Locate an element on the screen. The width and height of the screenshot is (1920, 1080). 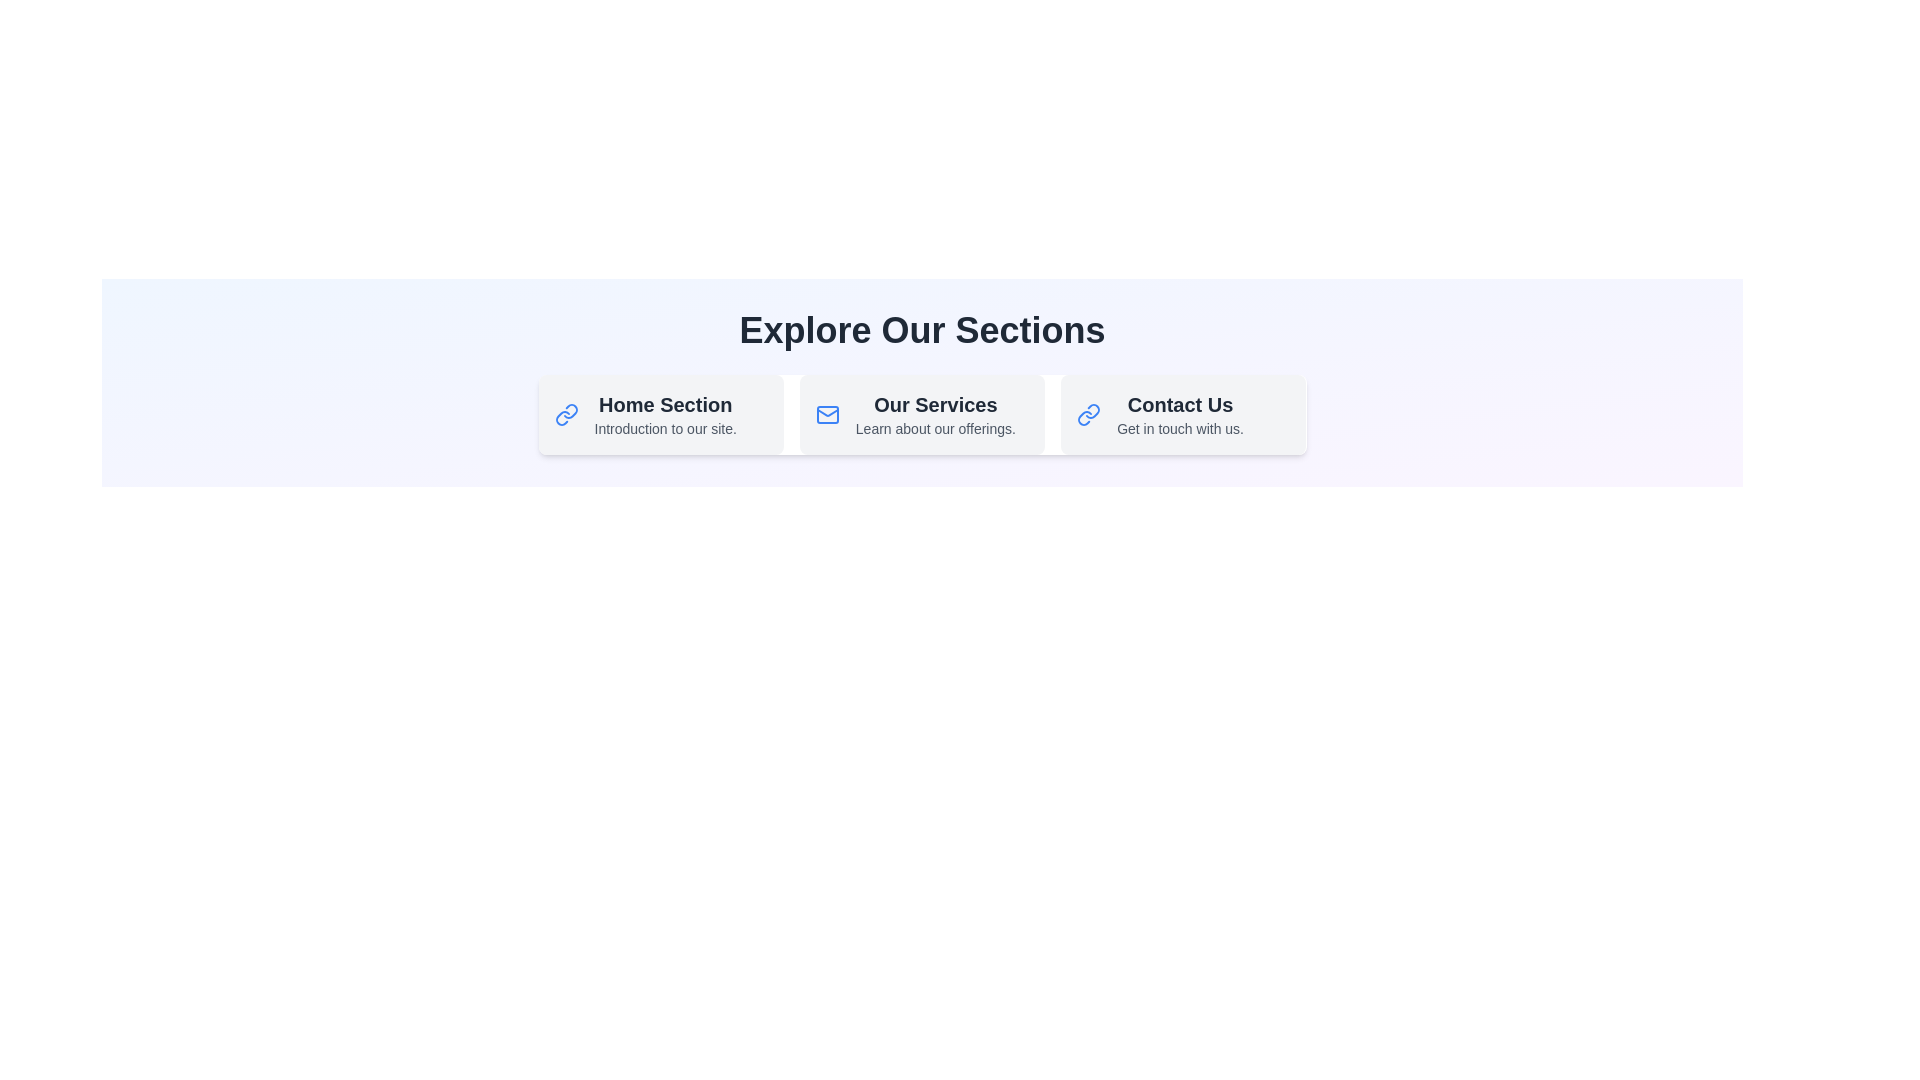
the 'Contact Us' section header text element is located at coordinates (1180, 414).